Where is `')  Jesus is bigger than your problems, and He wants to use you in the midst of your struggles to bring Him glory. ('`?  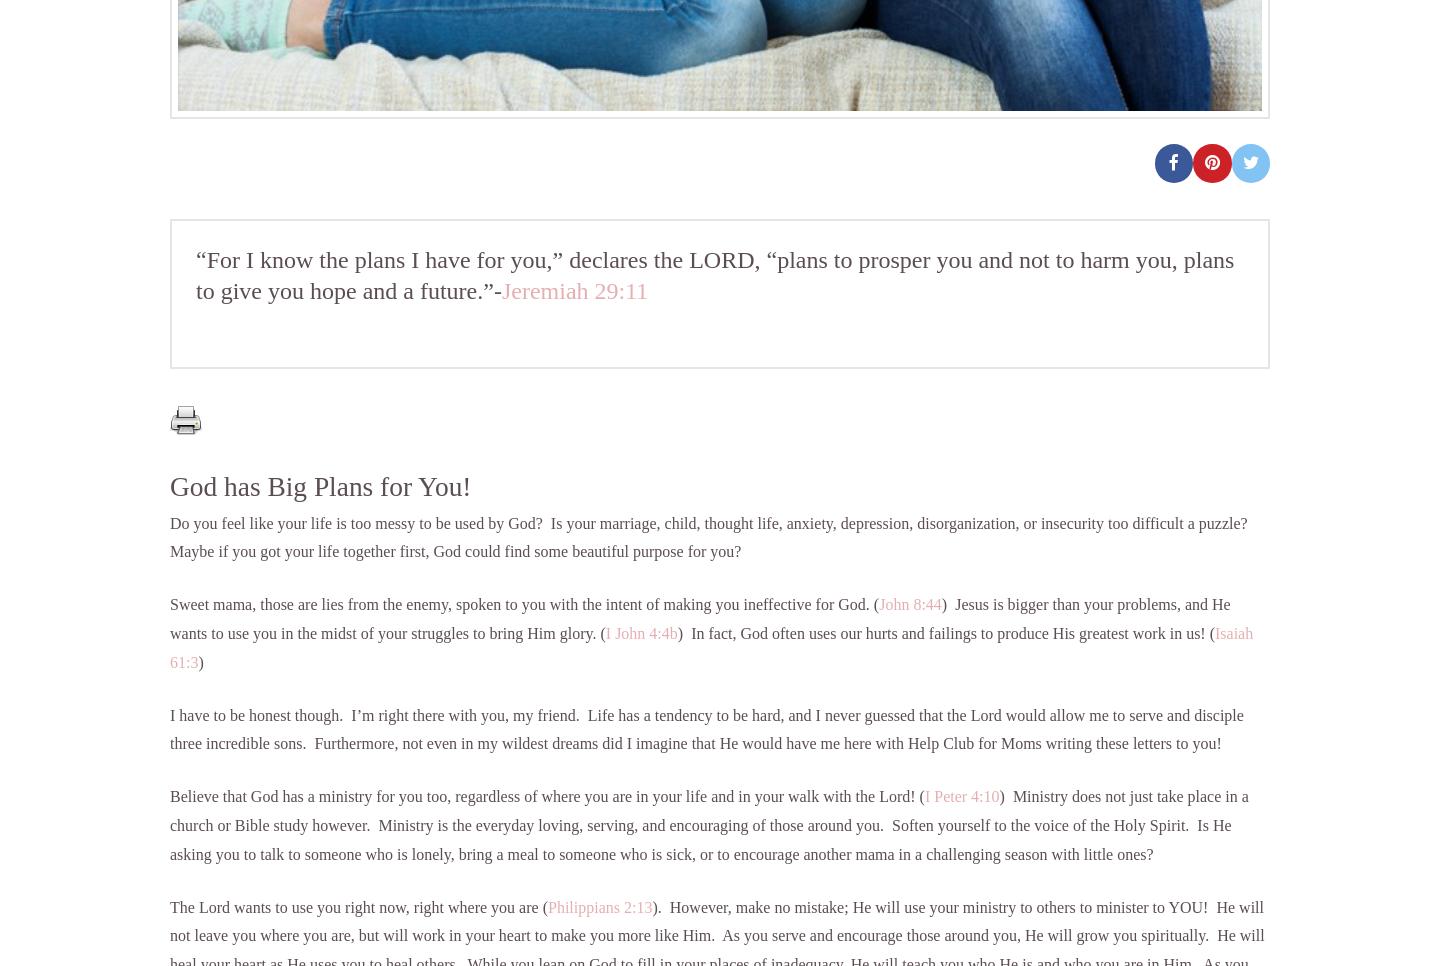
')  Jesus is bigger than your problems, and He wants to use you in the midst of your struggles to bring Him glory. (' is located at coordinates (699, 619).